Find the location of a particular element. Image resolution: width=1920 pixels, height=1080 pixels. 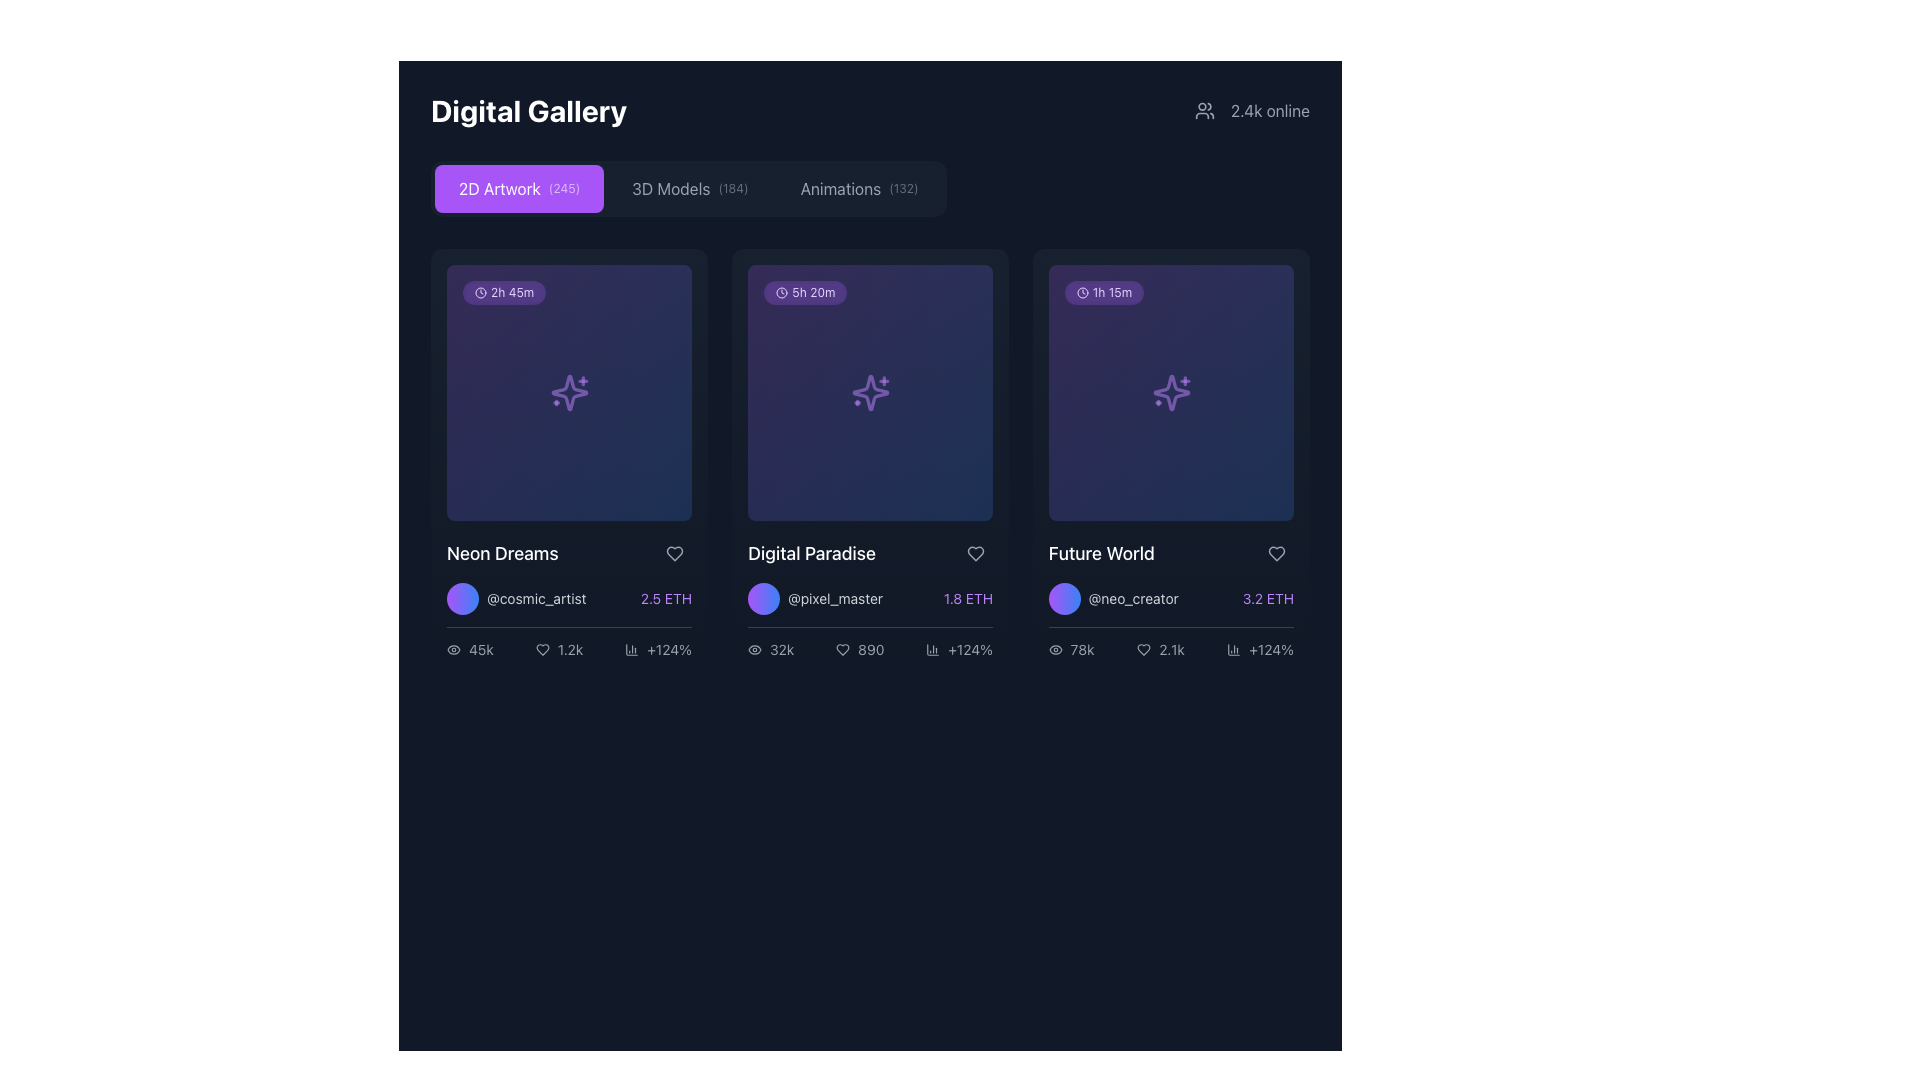

the like button located at the bottom-right corner of the 'Digital Paradise' card to like the item is located at coordinates (975, 554).